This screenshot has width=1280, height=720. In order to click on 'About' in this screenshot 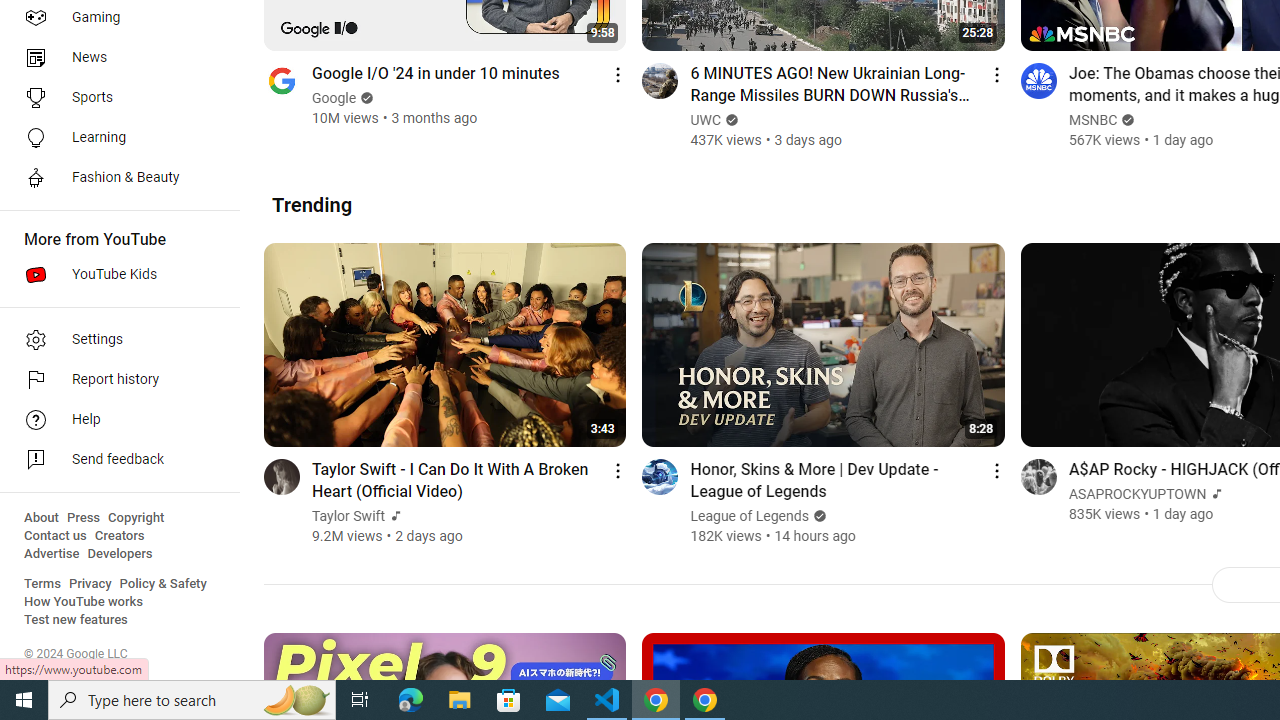, I will do `click(41, 517)`.